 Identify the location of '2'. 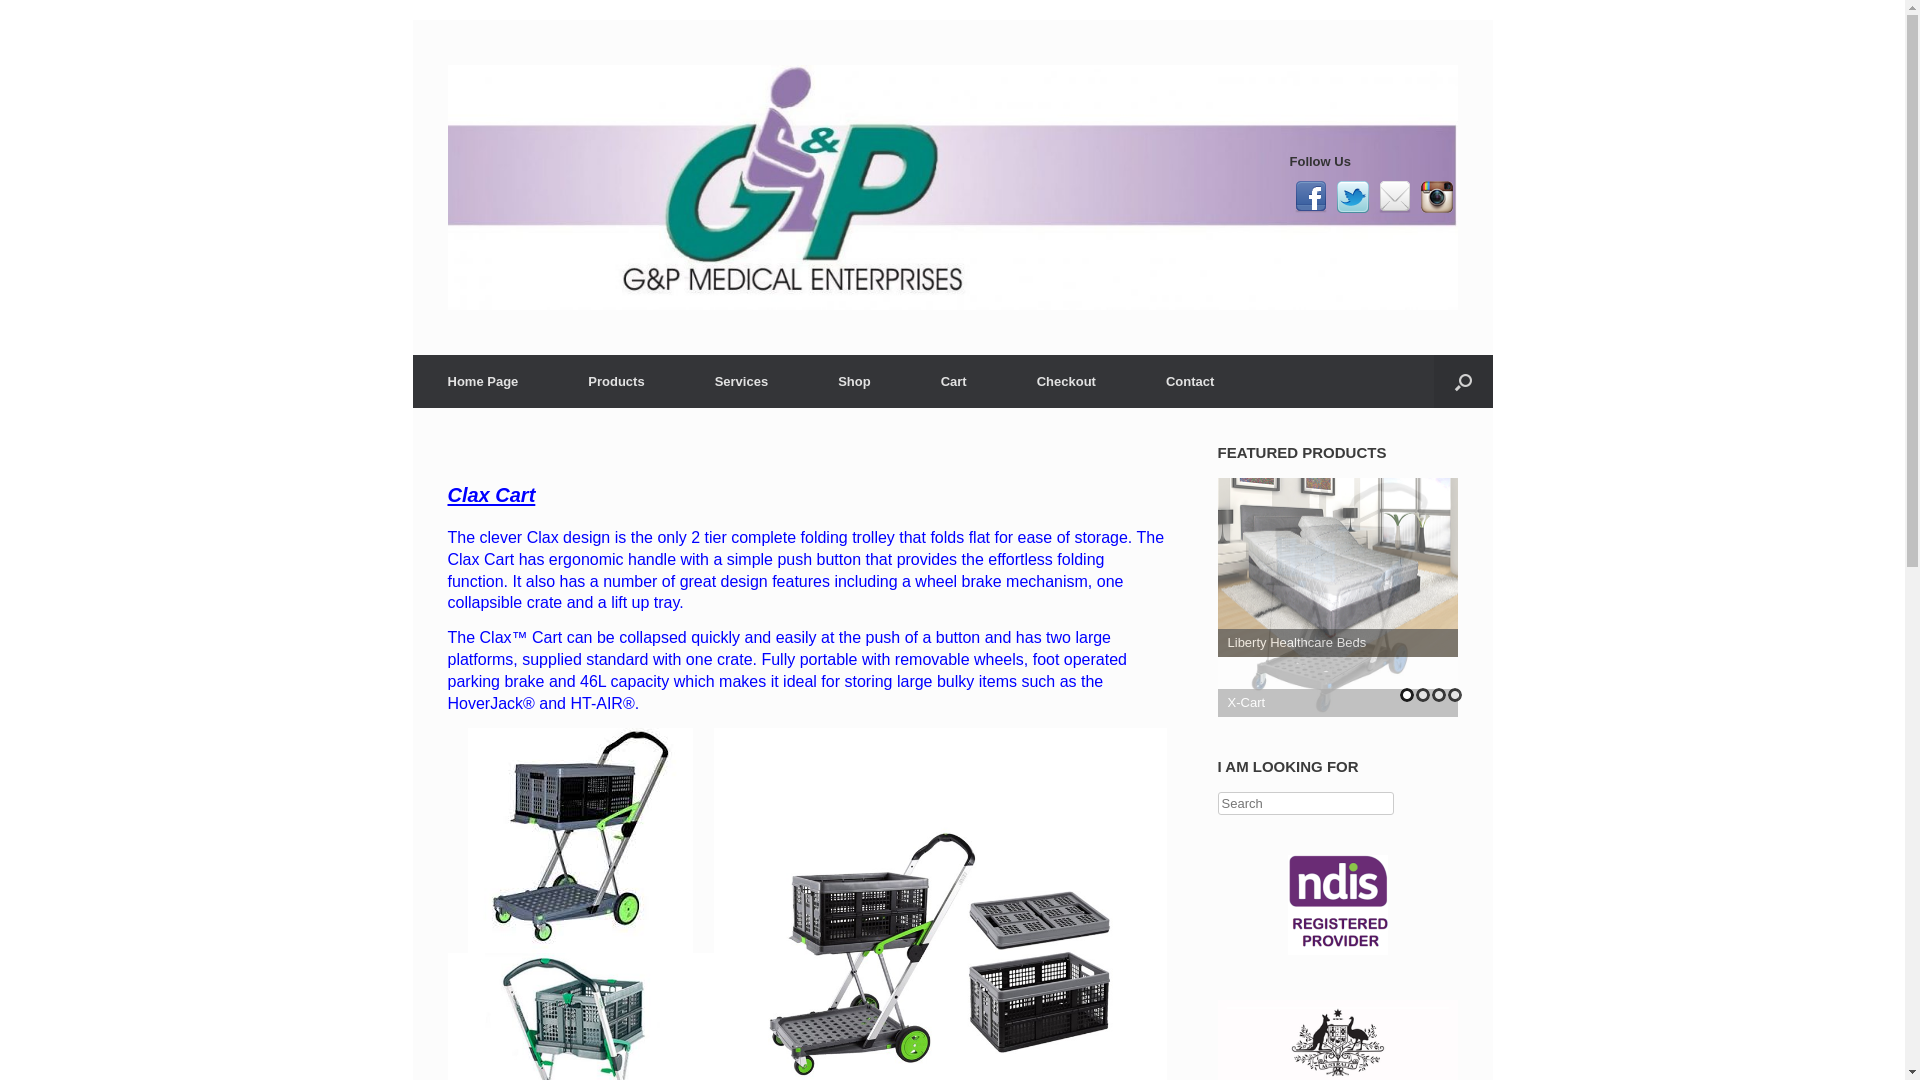
(1421, 693).